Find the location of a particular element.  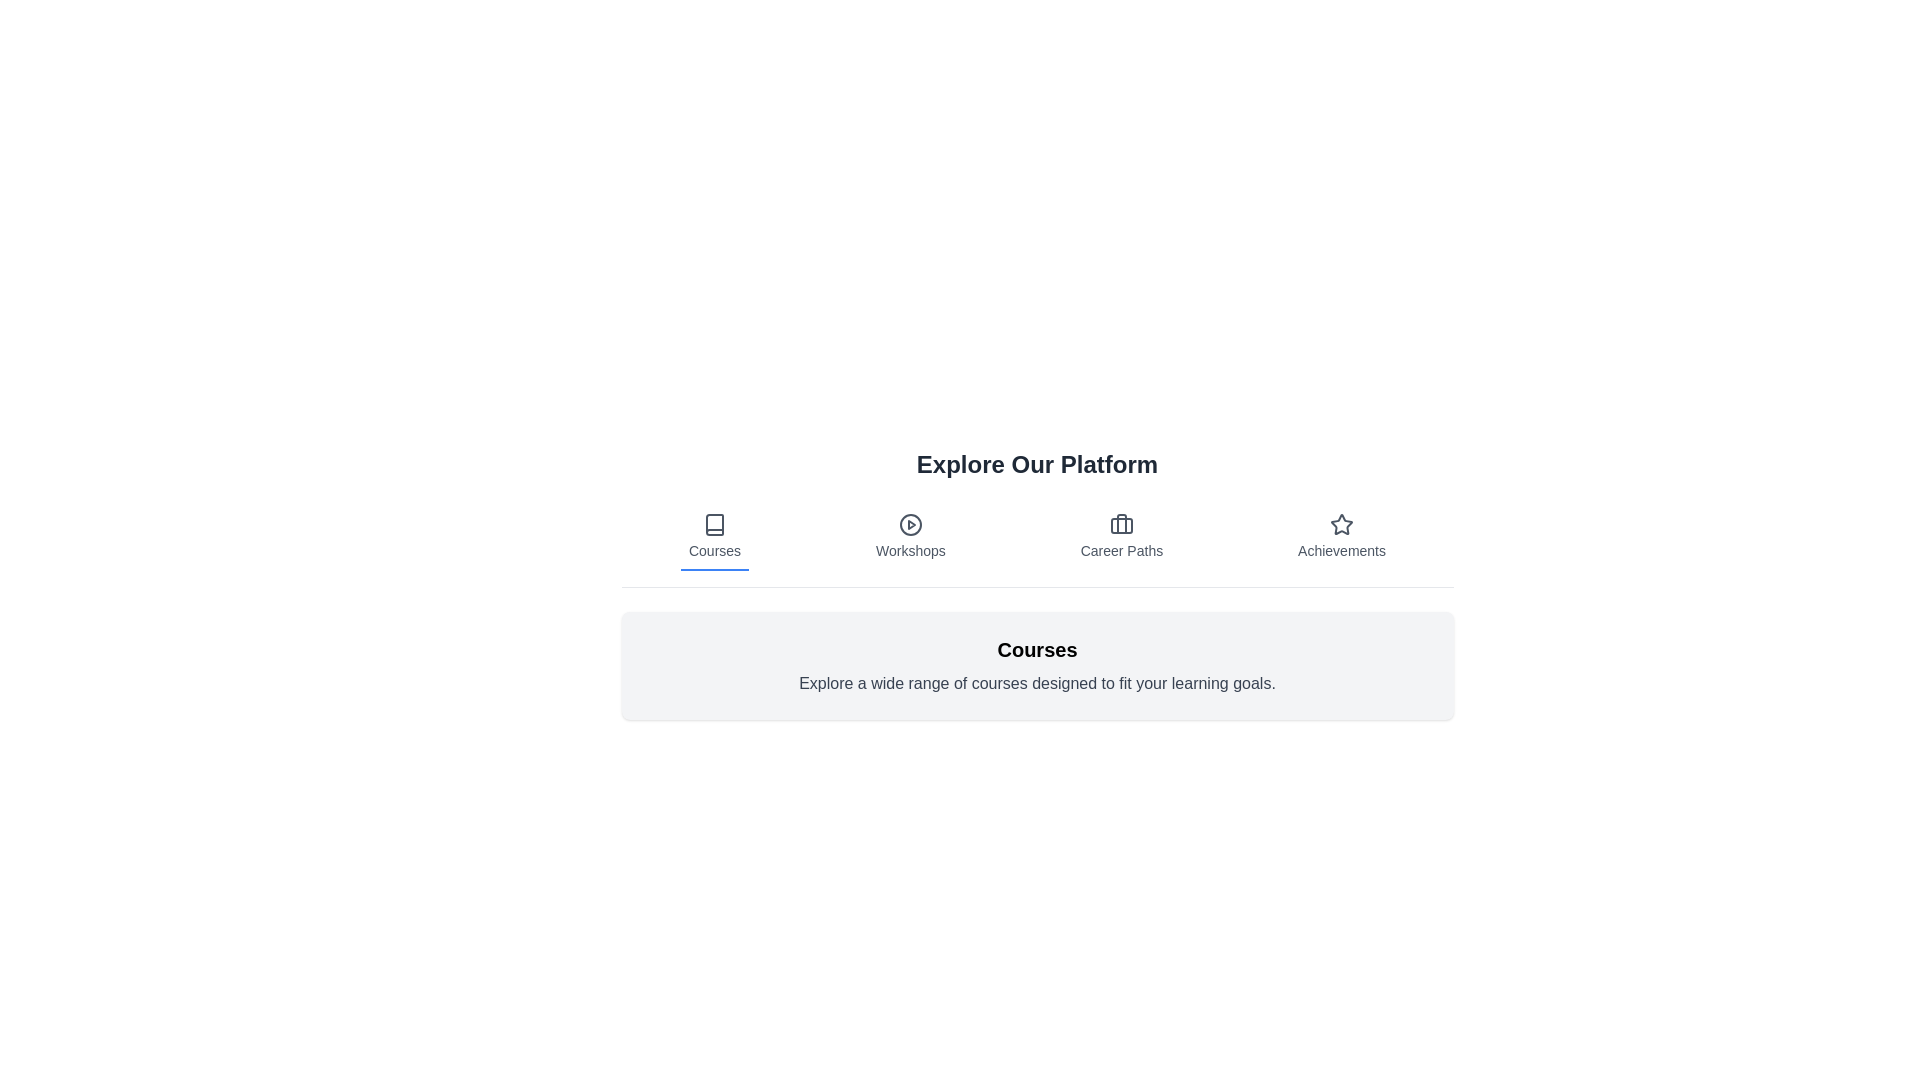

the tab corresponding to Workshops is located at coordinates (909, 536).